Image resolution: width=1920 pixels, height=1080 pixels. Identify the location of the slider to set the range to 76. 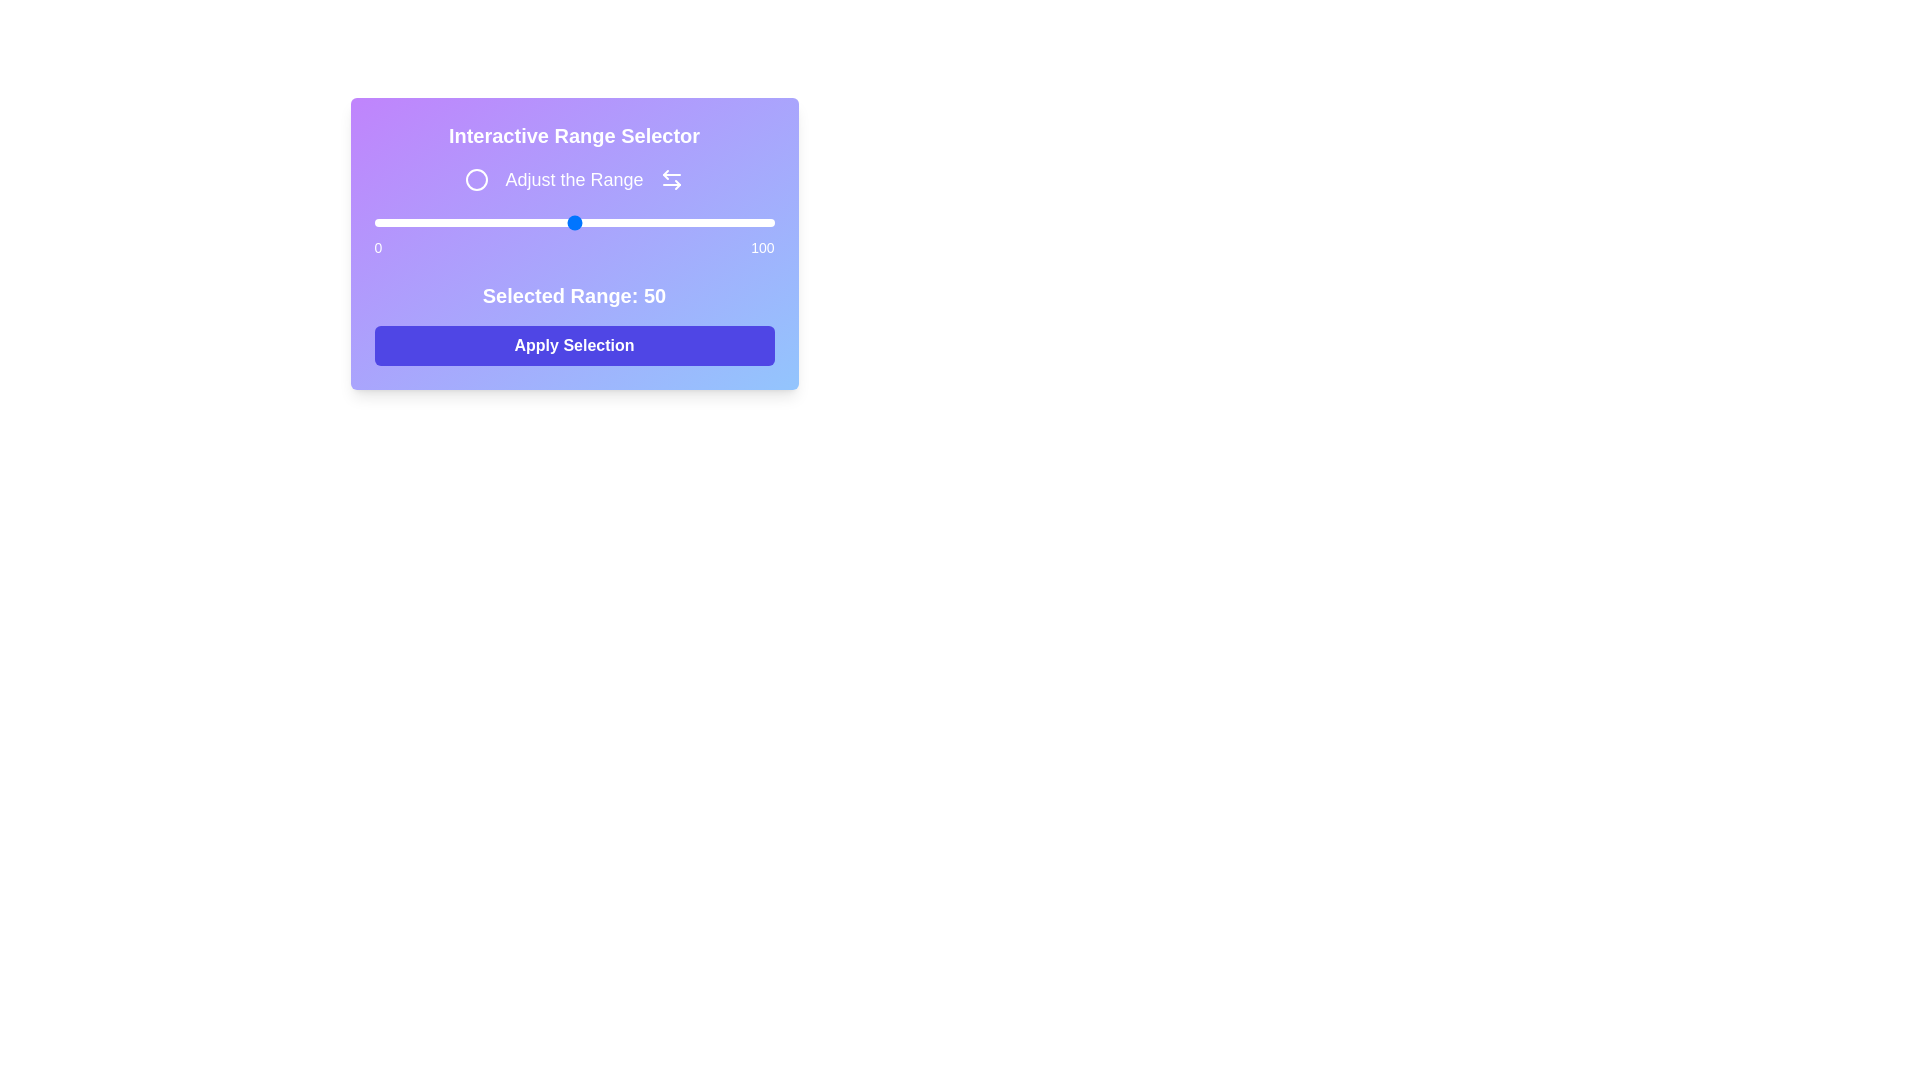
(678, 223).